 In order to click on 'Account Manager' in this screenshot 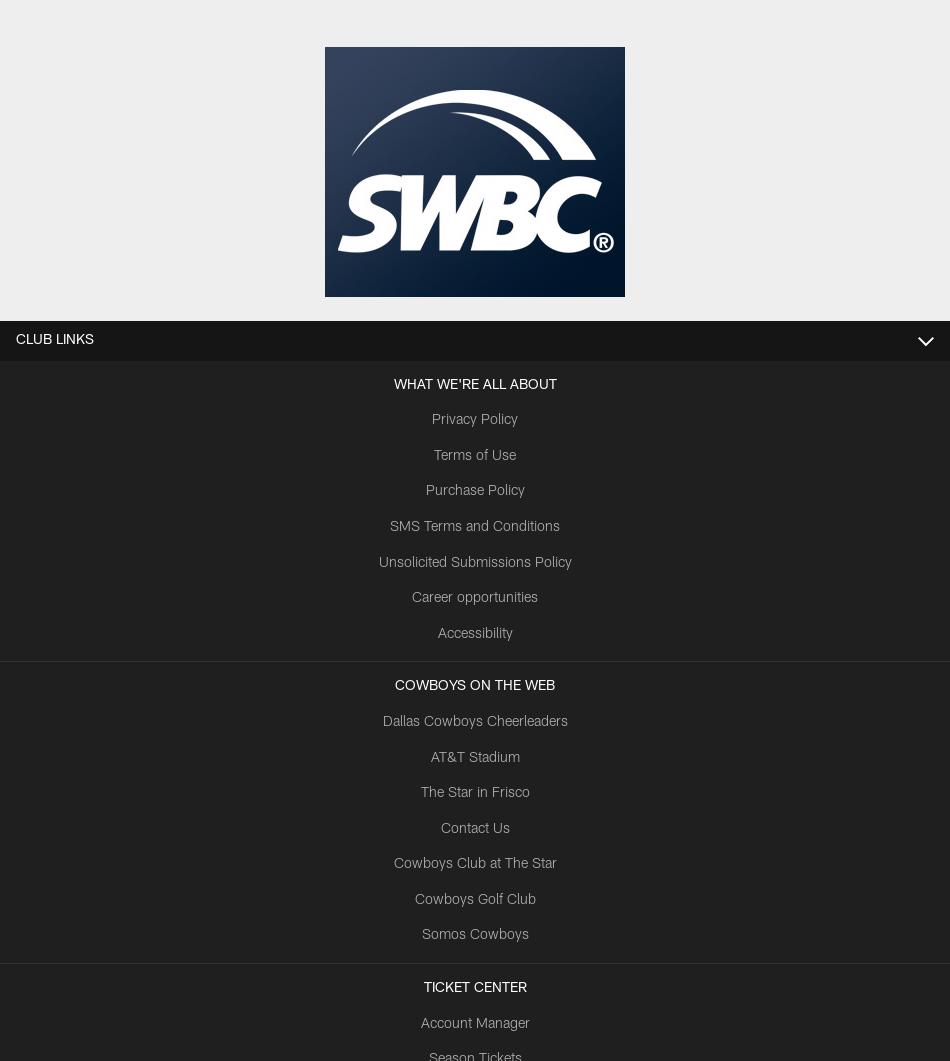, I will do `click(418, 1022)`.